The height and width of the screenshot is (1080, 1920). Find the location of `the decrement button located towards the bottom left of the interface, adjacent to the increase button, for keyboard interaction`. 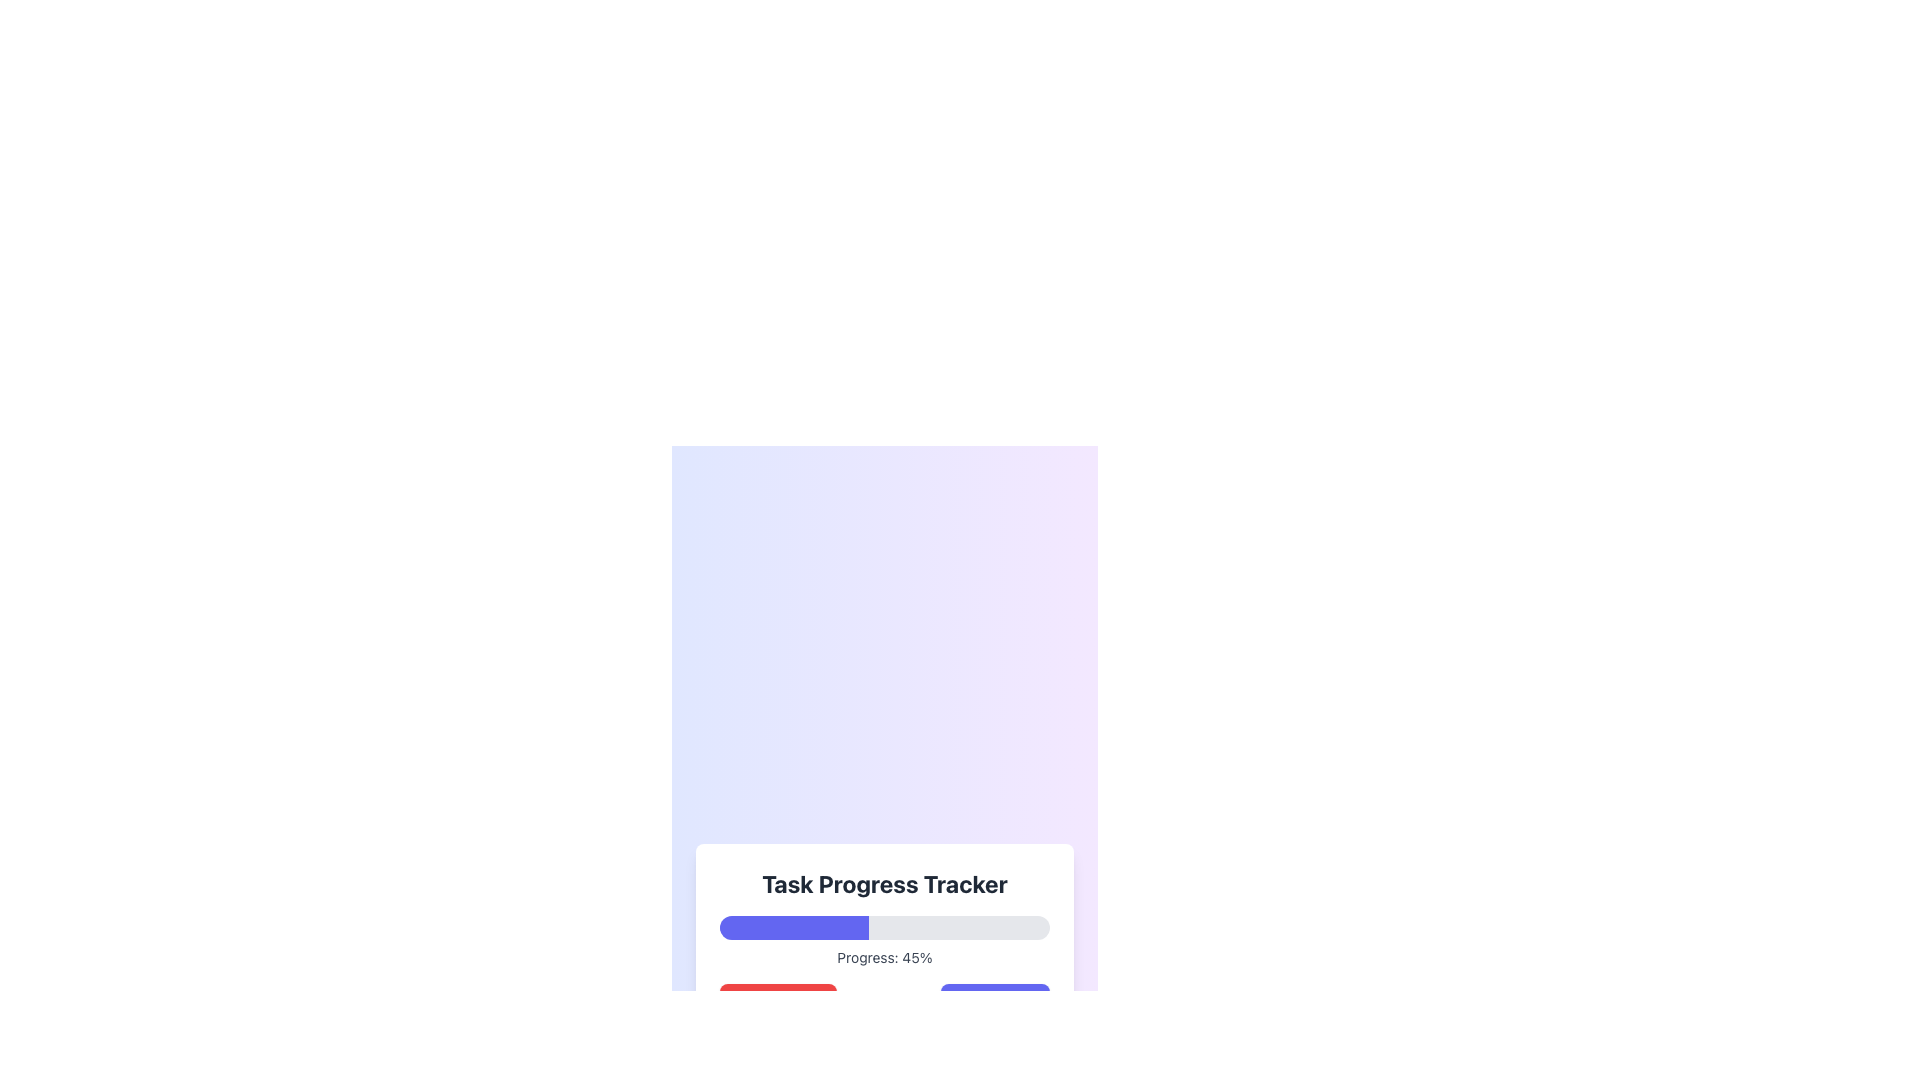

the decrement button located towards the bottom left of the interface, adjacent to the increase button, for keyboard interaction is located at coordinates (777, 1003).